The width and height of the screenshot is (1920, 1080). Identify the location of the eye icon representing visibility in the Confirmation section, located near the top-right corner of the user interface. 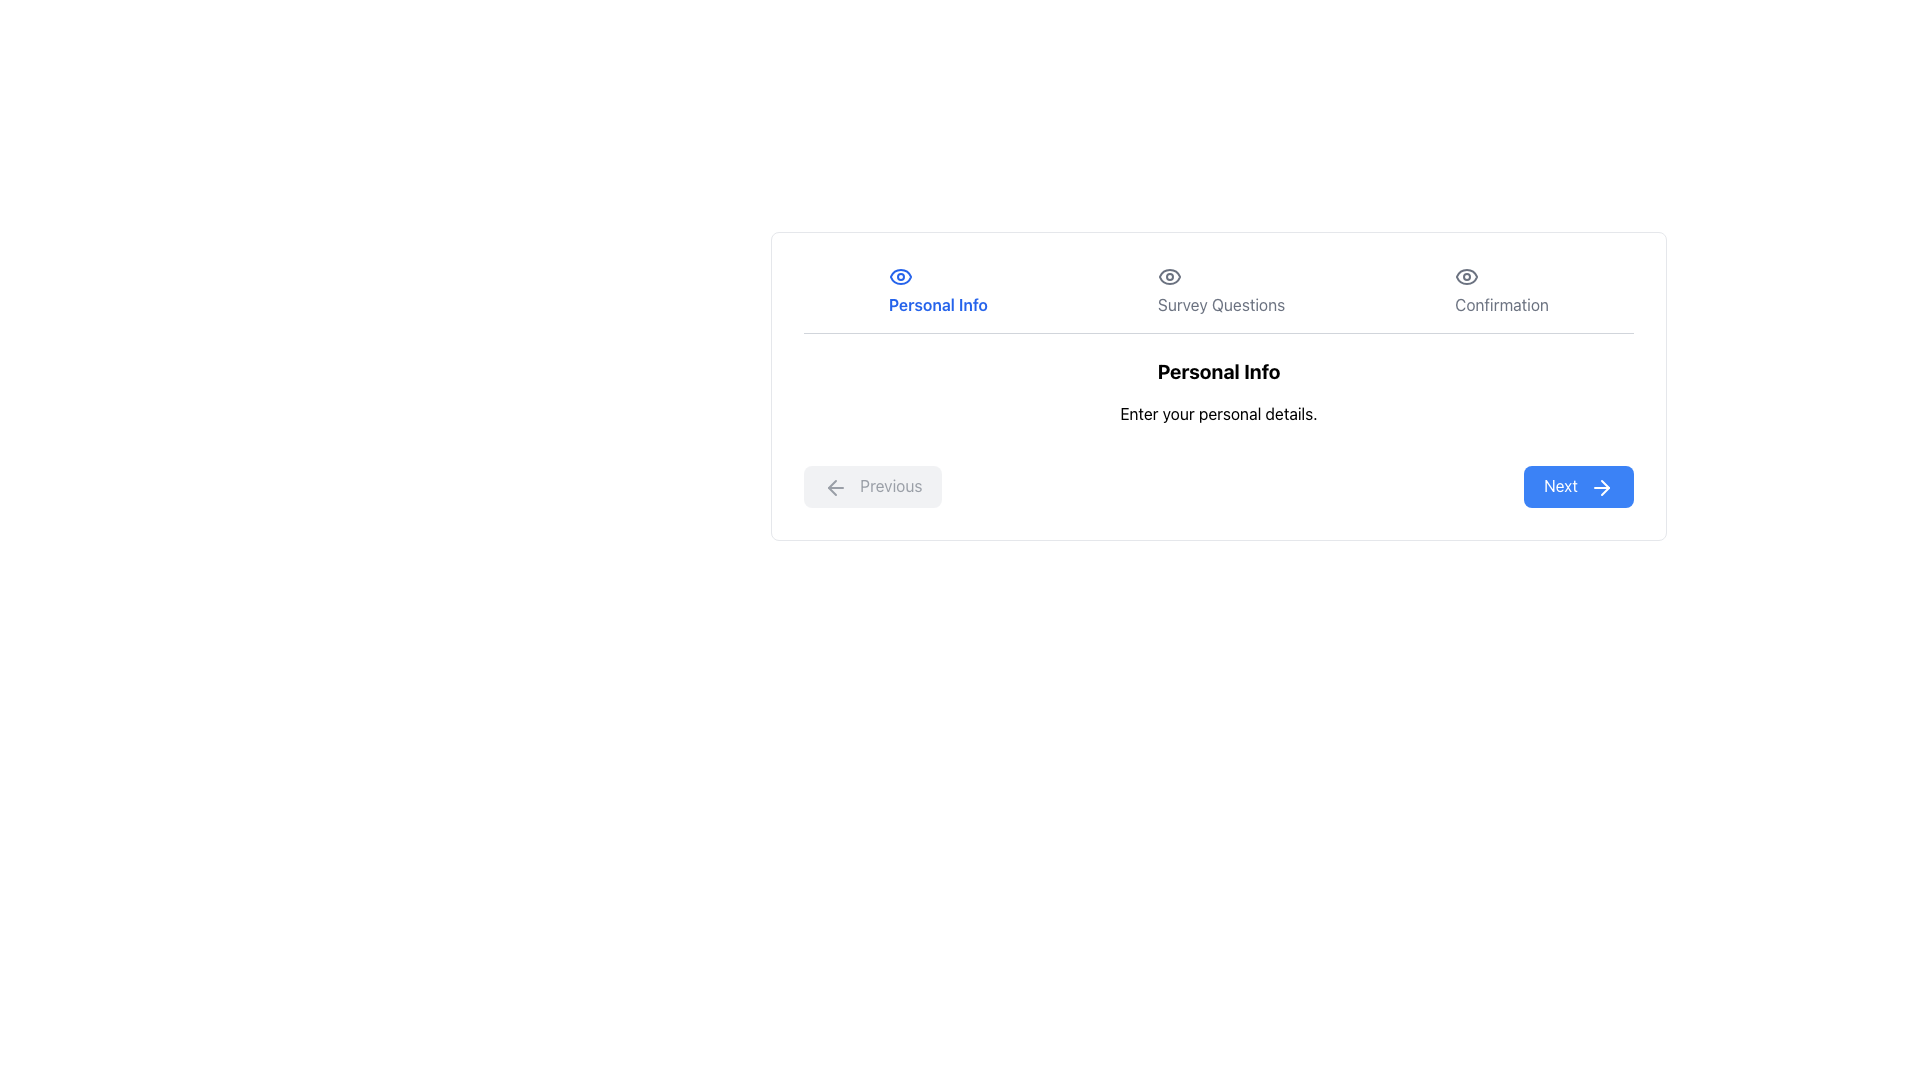
(1467, 277).